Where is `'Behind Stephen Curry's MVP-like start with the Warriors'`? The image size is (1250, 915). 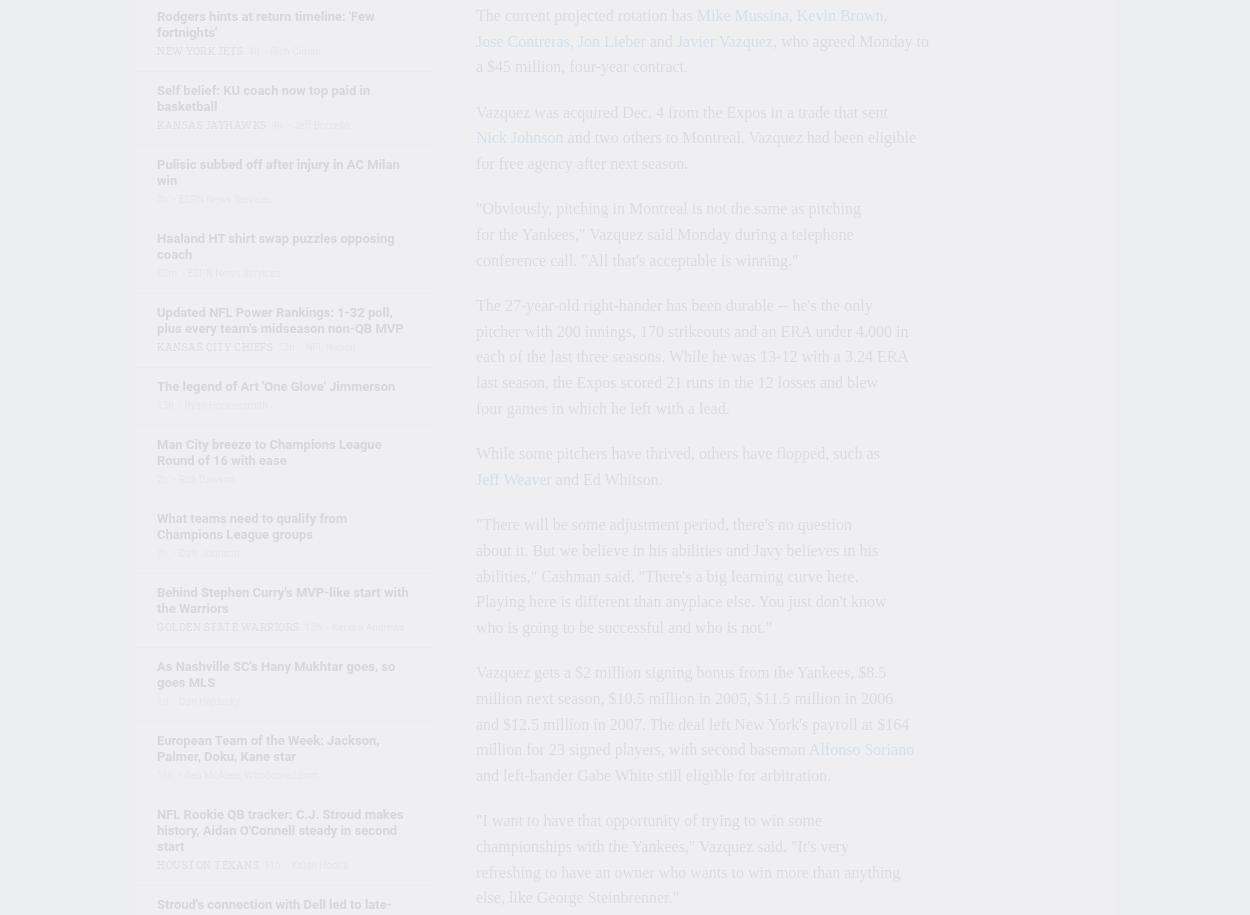 'Behind Stephen Curry's MVP-like start with the Warriors' is located at coordinates (157, 599).